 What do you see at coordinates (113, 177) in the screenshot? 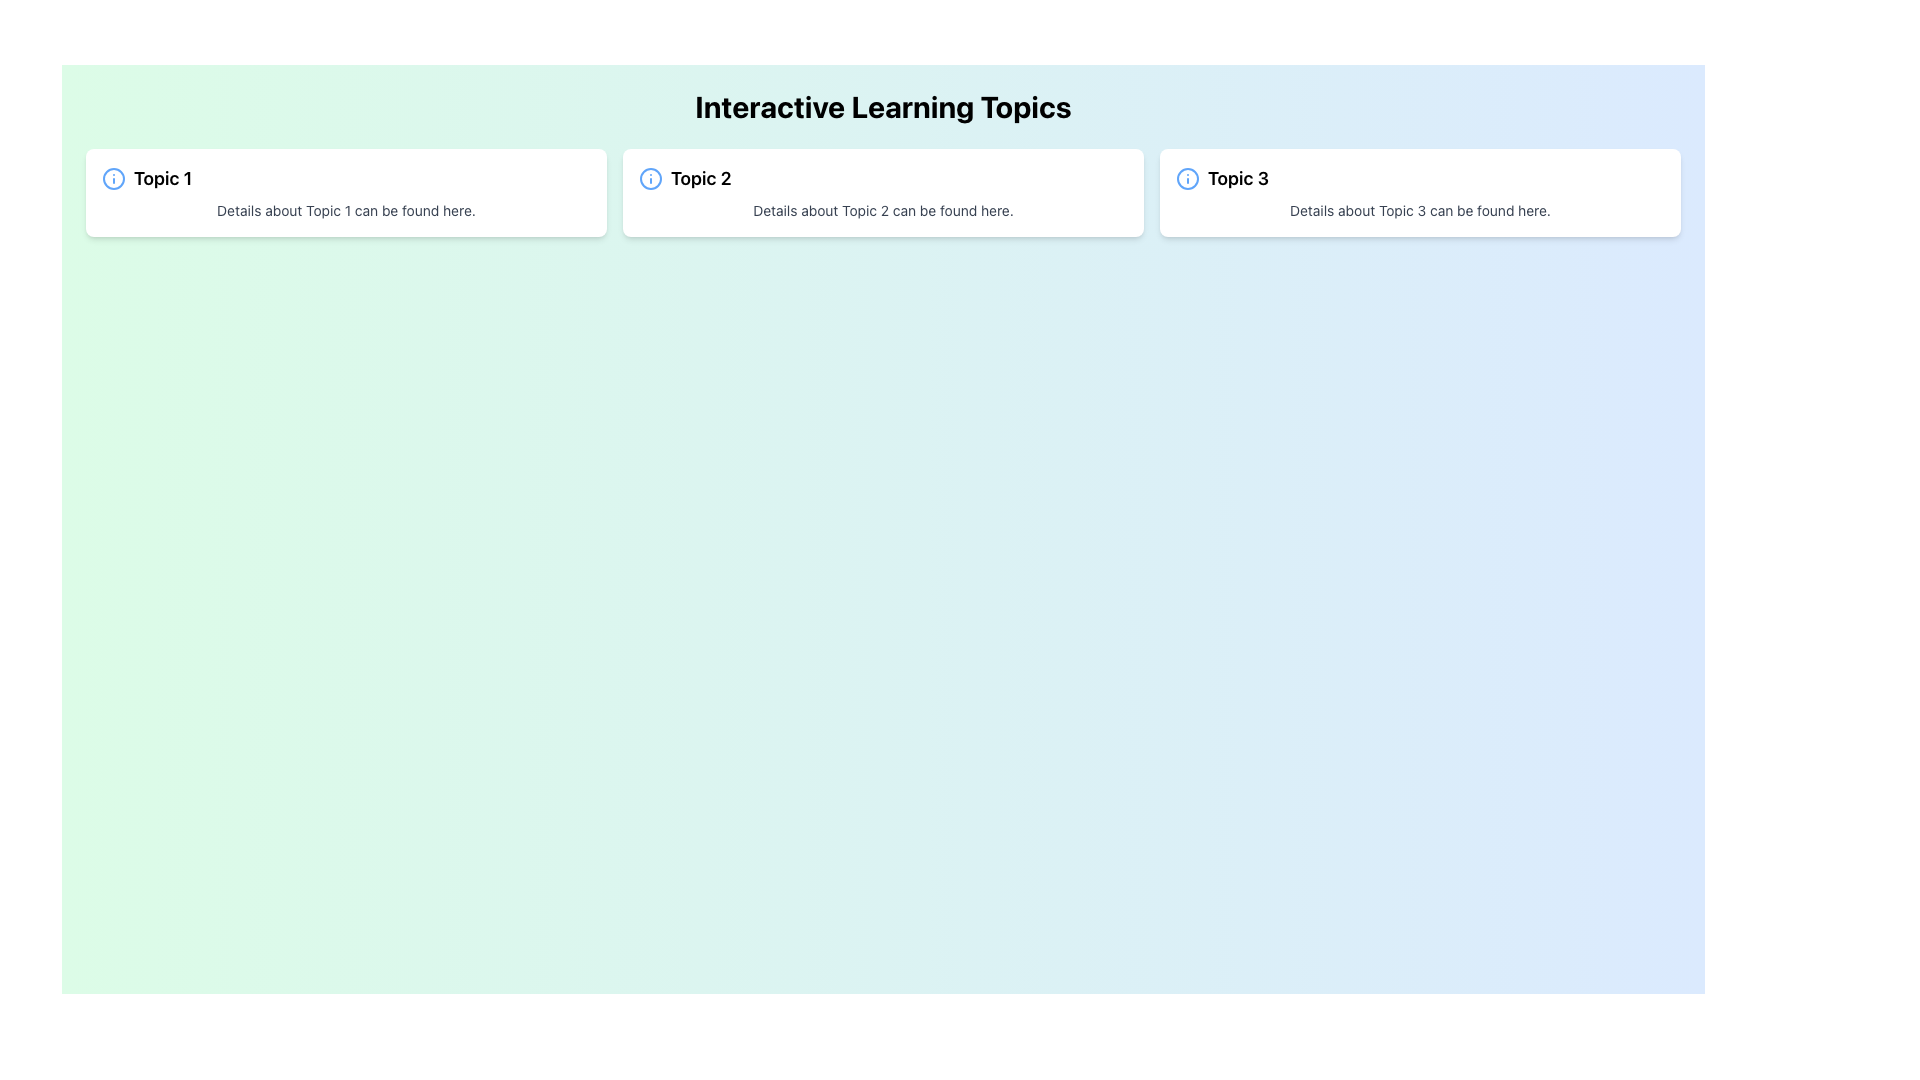
I see `the informational icon located to the left of the text label 'Topic 1' within the first card` at bounding box center [113, 177].